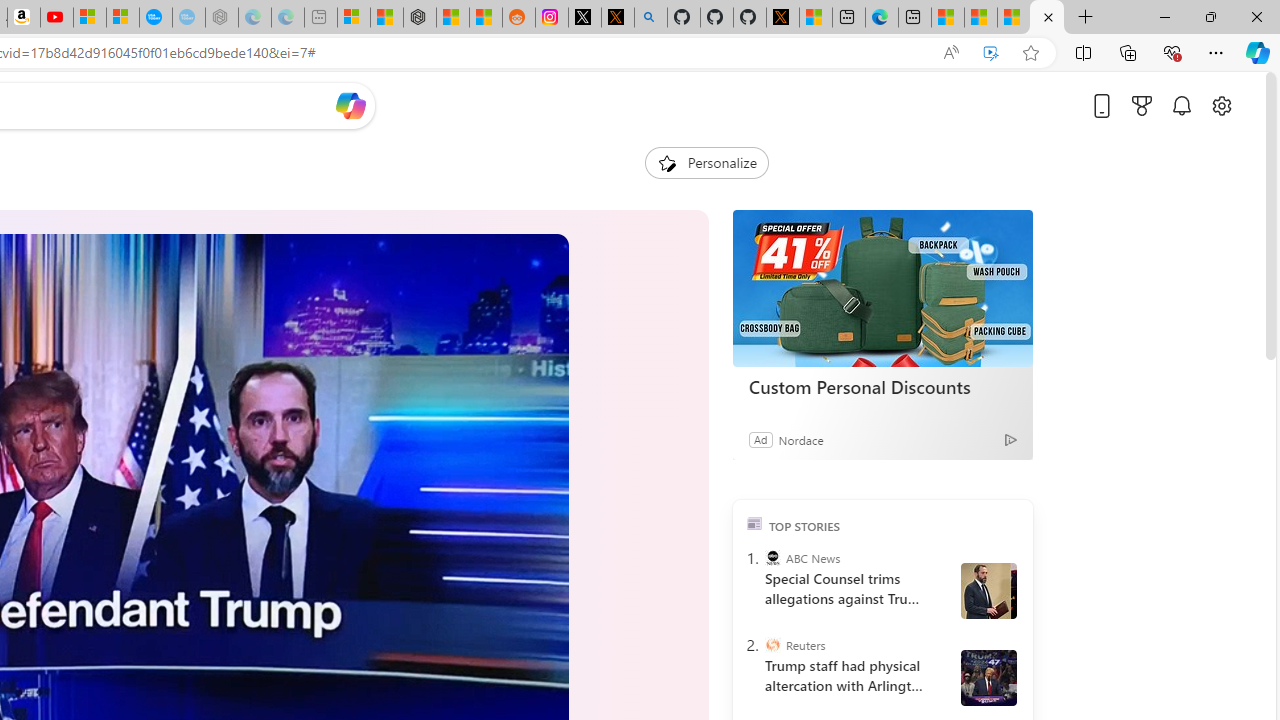 Image resolution: width=1280 pixels, height=720 pixels. Describe the element at coordinates (1142, 105) in the screenshot. I see `'Microsoft rewards'` at that location.